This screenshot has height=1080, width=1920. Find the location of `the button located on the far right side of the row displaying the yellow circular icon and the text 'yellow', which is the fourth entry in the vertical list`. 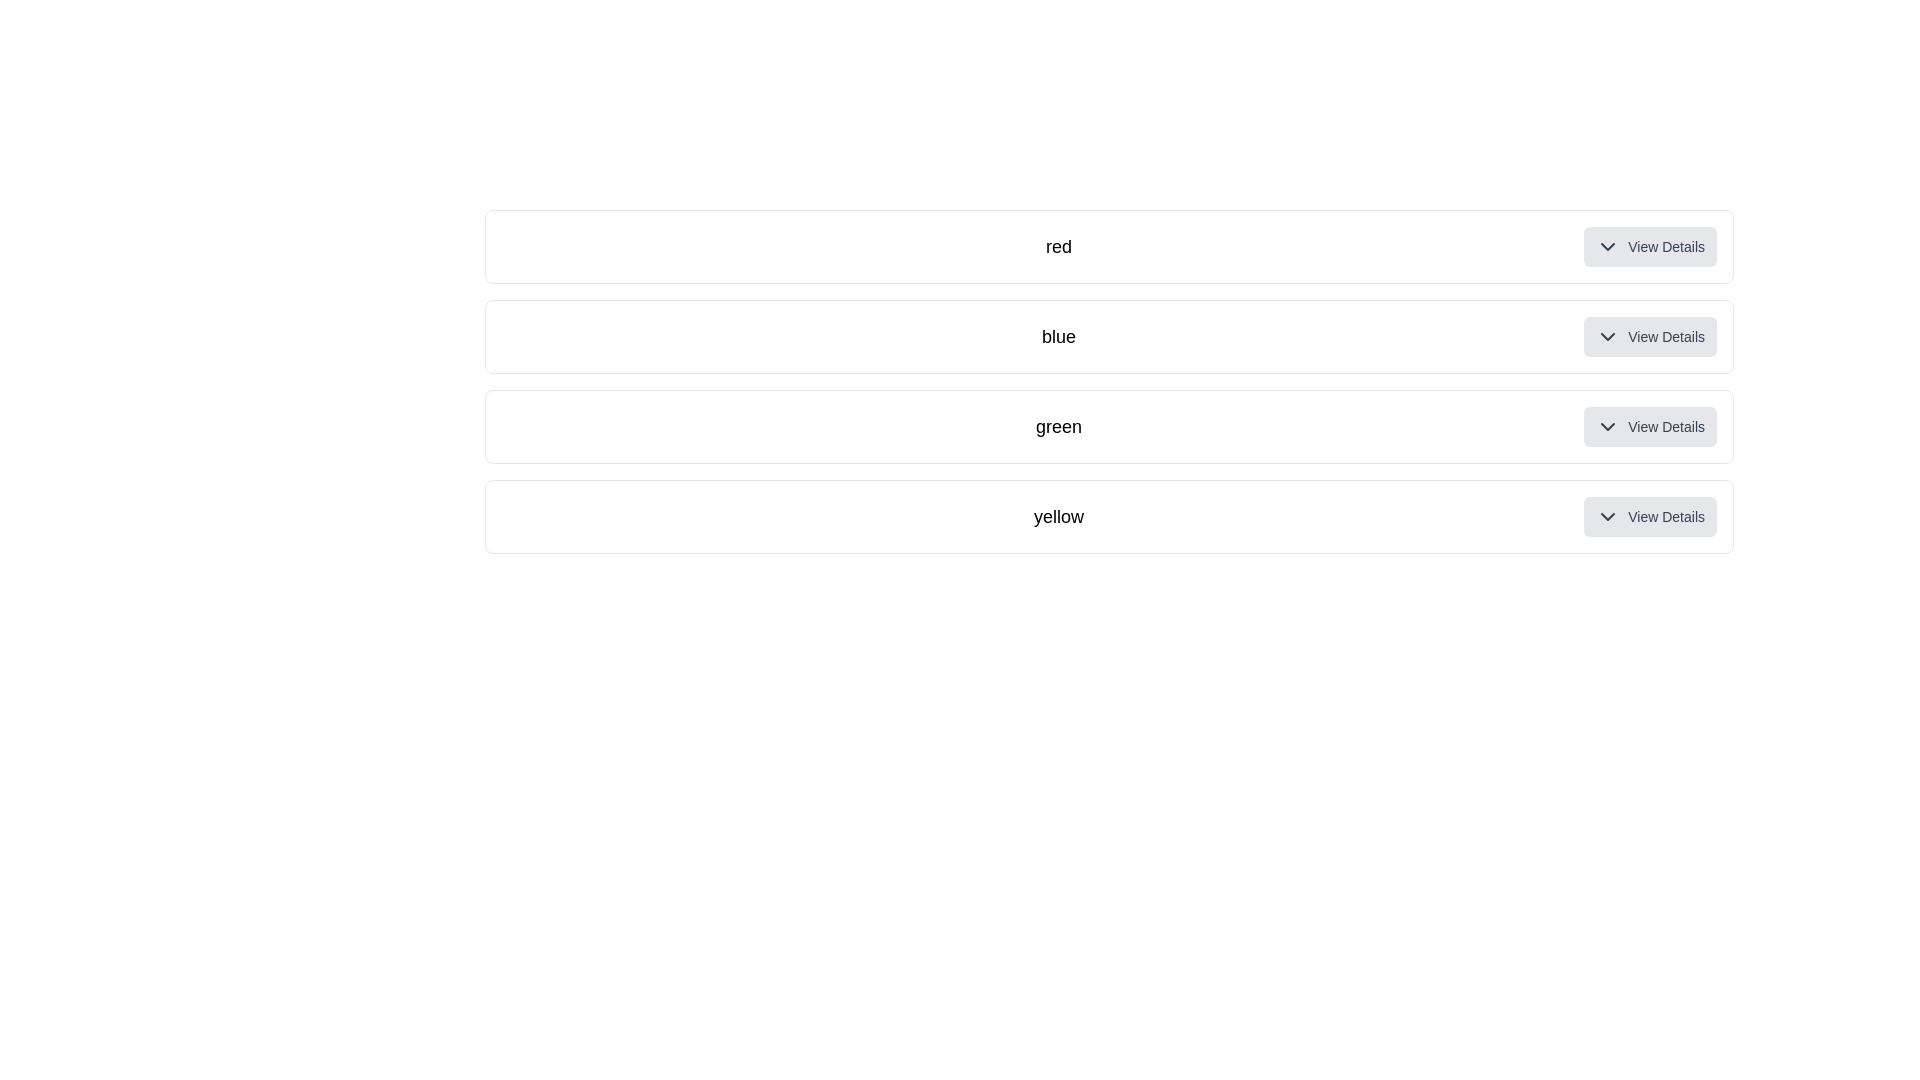

the button located on the far right side of the row displaying the yellow circular icon and the text 'yellow', which is the fourth entry in the vertical list is located at coordinates (1650, 515).